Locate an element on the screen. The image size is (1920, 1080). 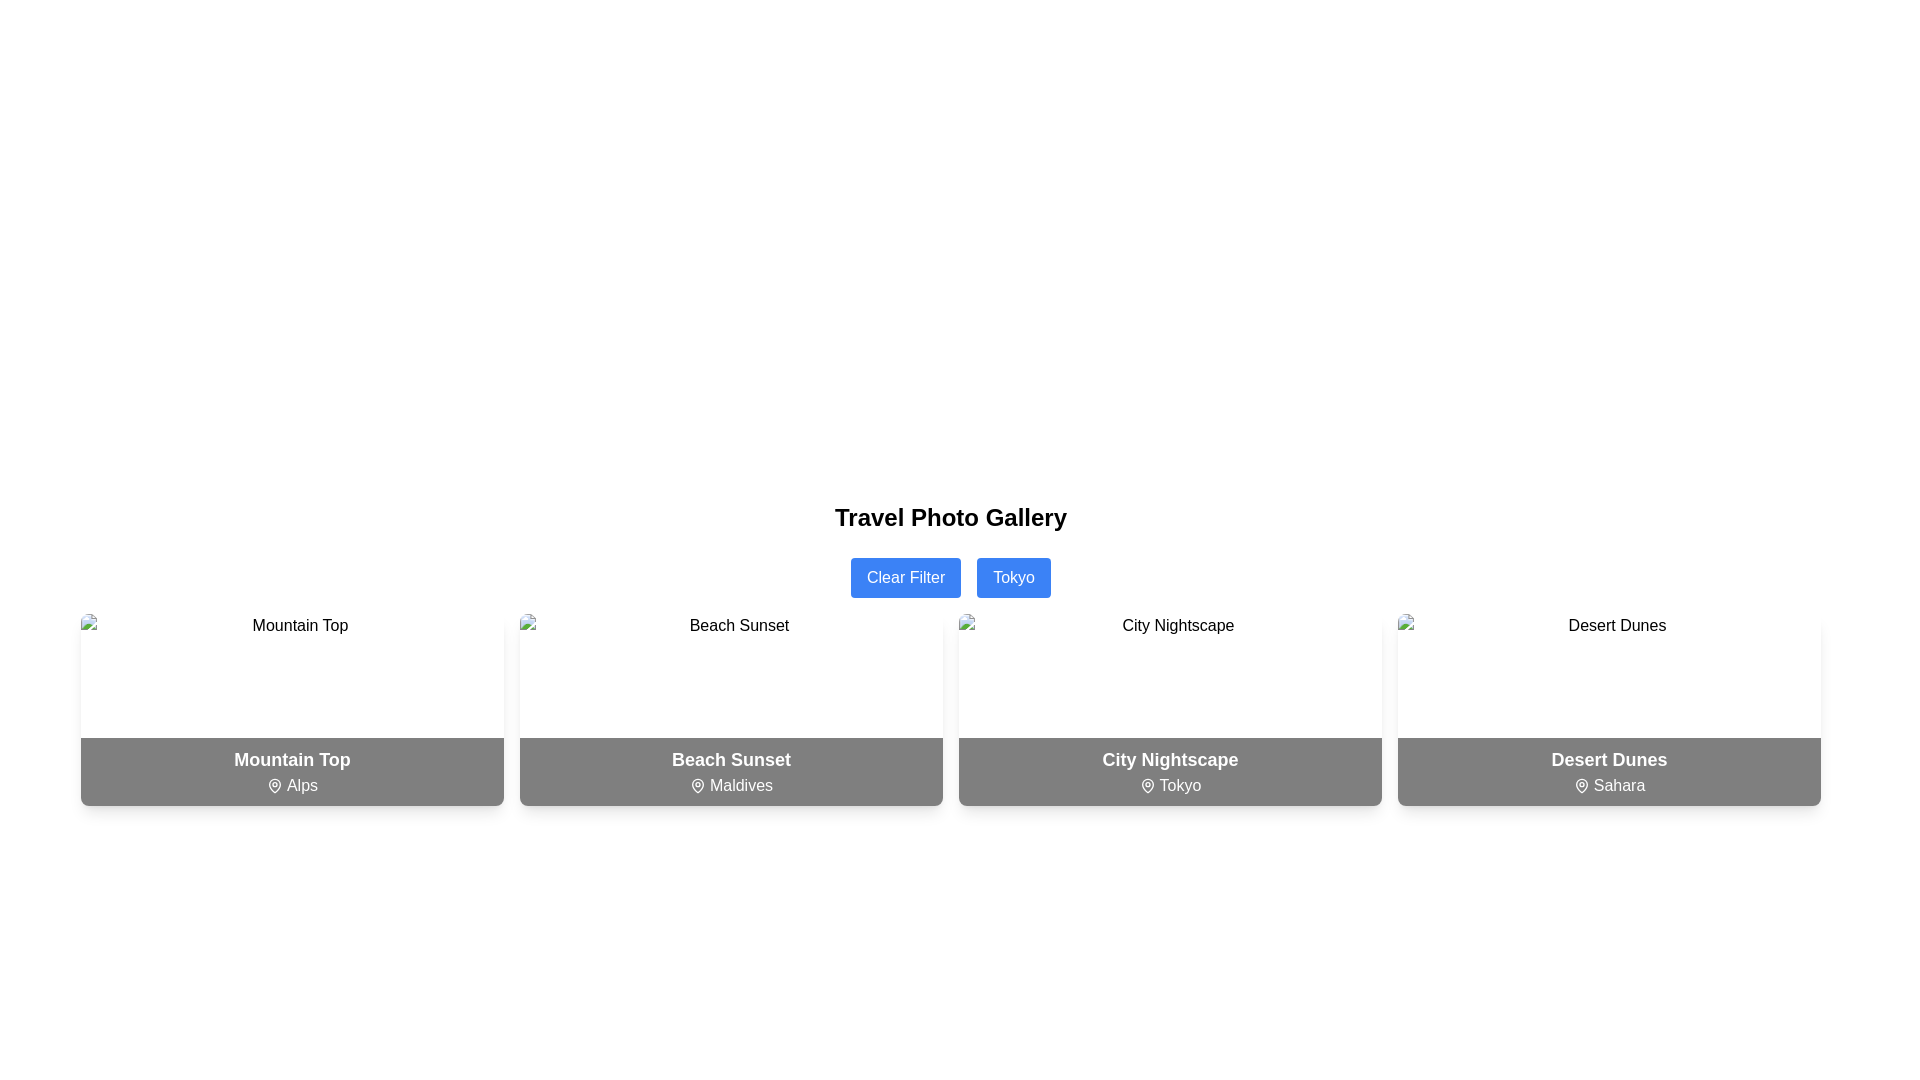
the map pin icon located on the second card from the left in the photo gallery, positioned under the 'Beach Sunset' label and above the 'Maldives' text is located at coordinates (697, 785).